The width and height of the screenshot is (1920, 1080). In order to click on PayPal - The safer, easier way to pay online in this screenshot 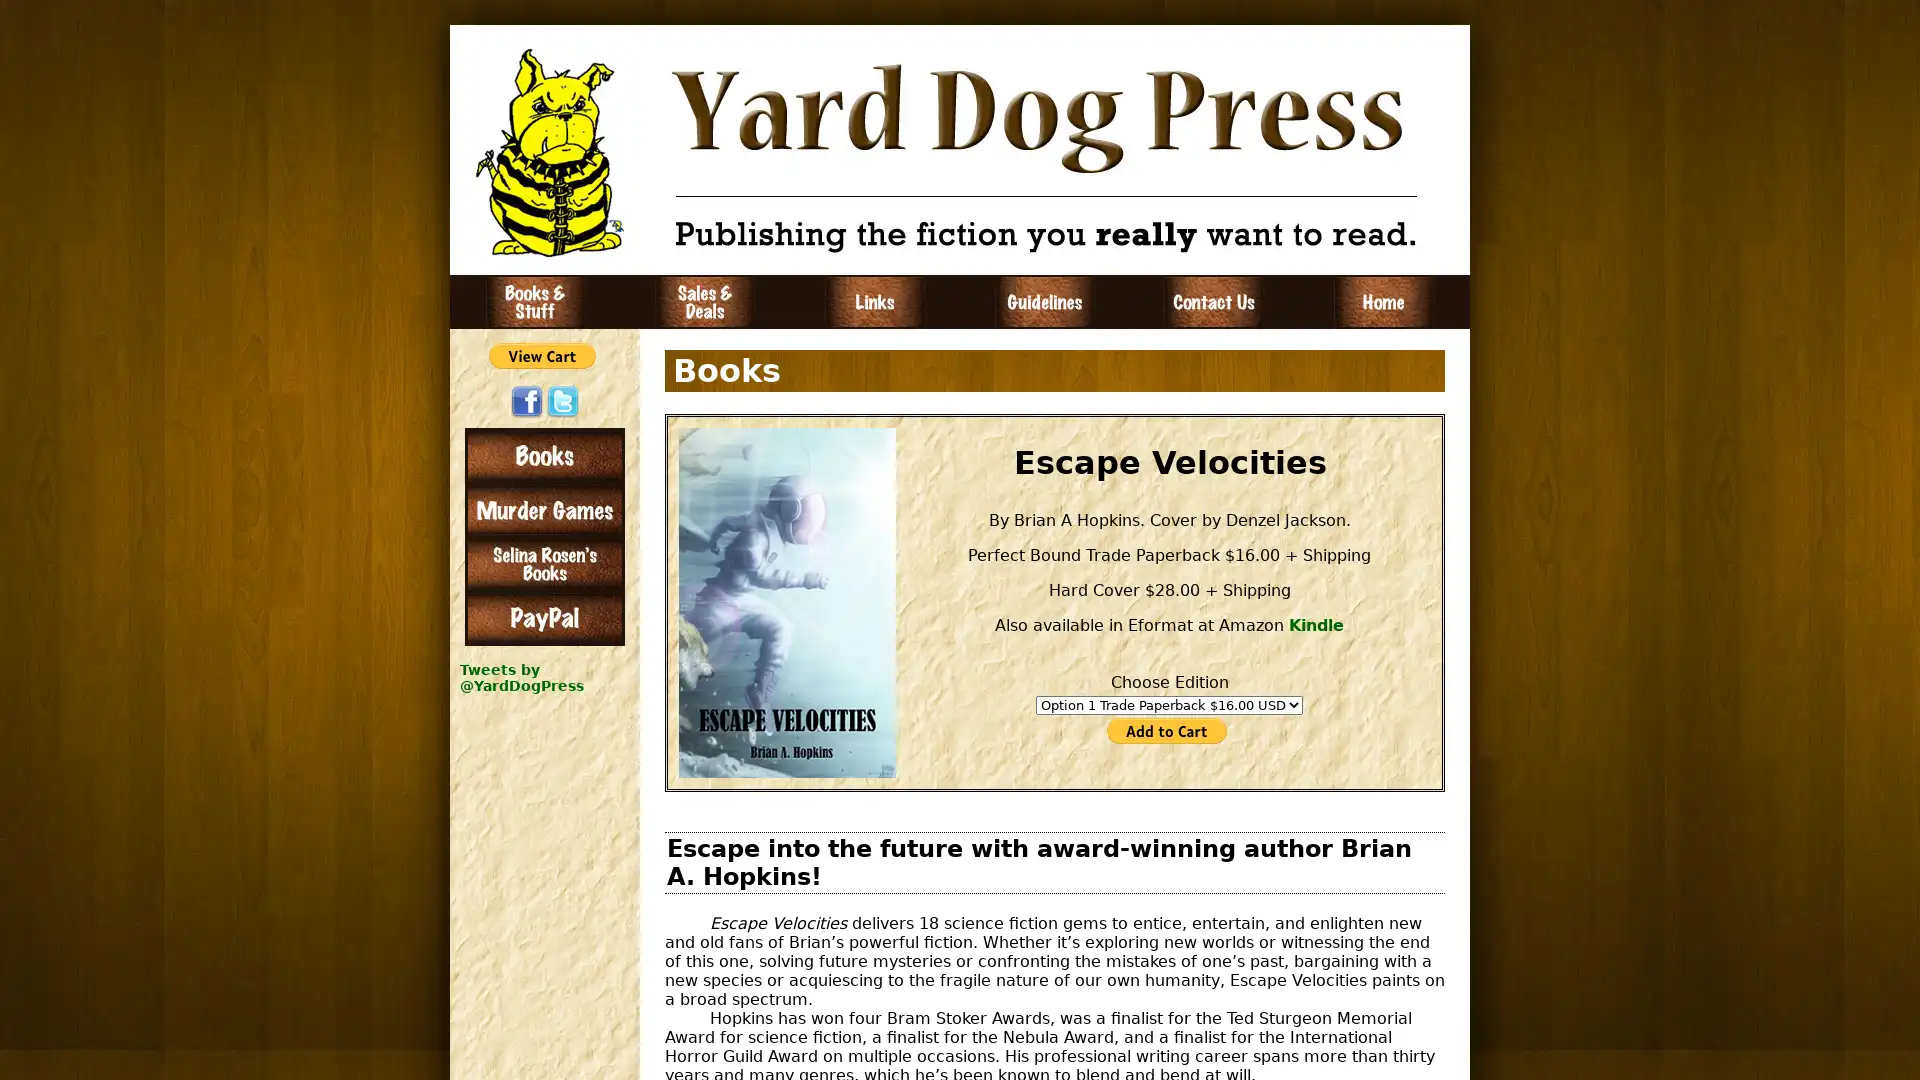, I will do `click(542, 354)`.